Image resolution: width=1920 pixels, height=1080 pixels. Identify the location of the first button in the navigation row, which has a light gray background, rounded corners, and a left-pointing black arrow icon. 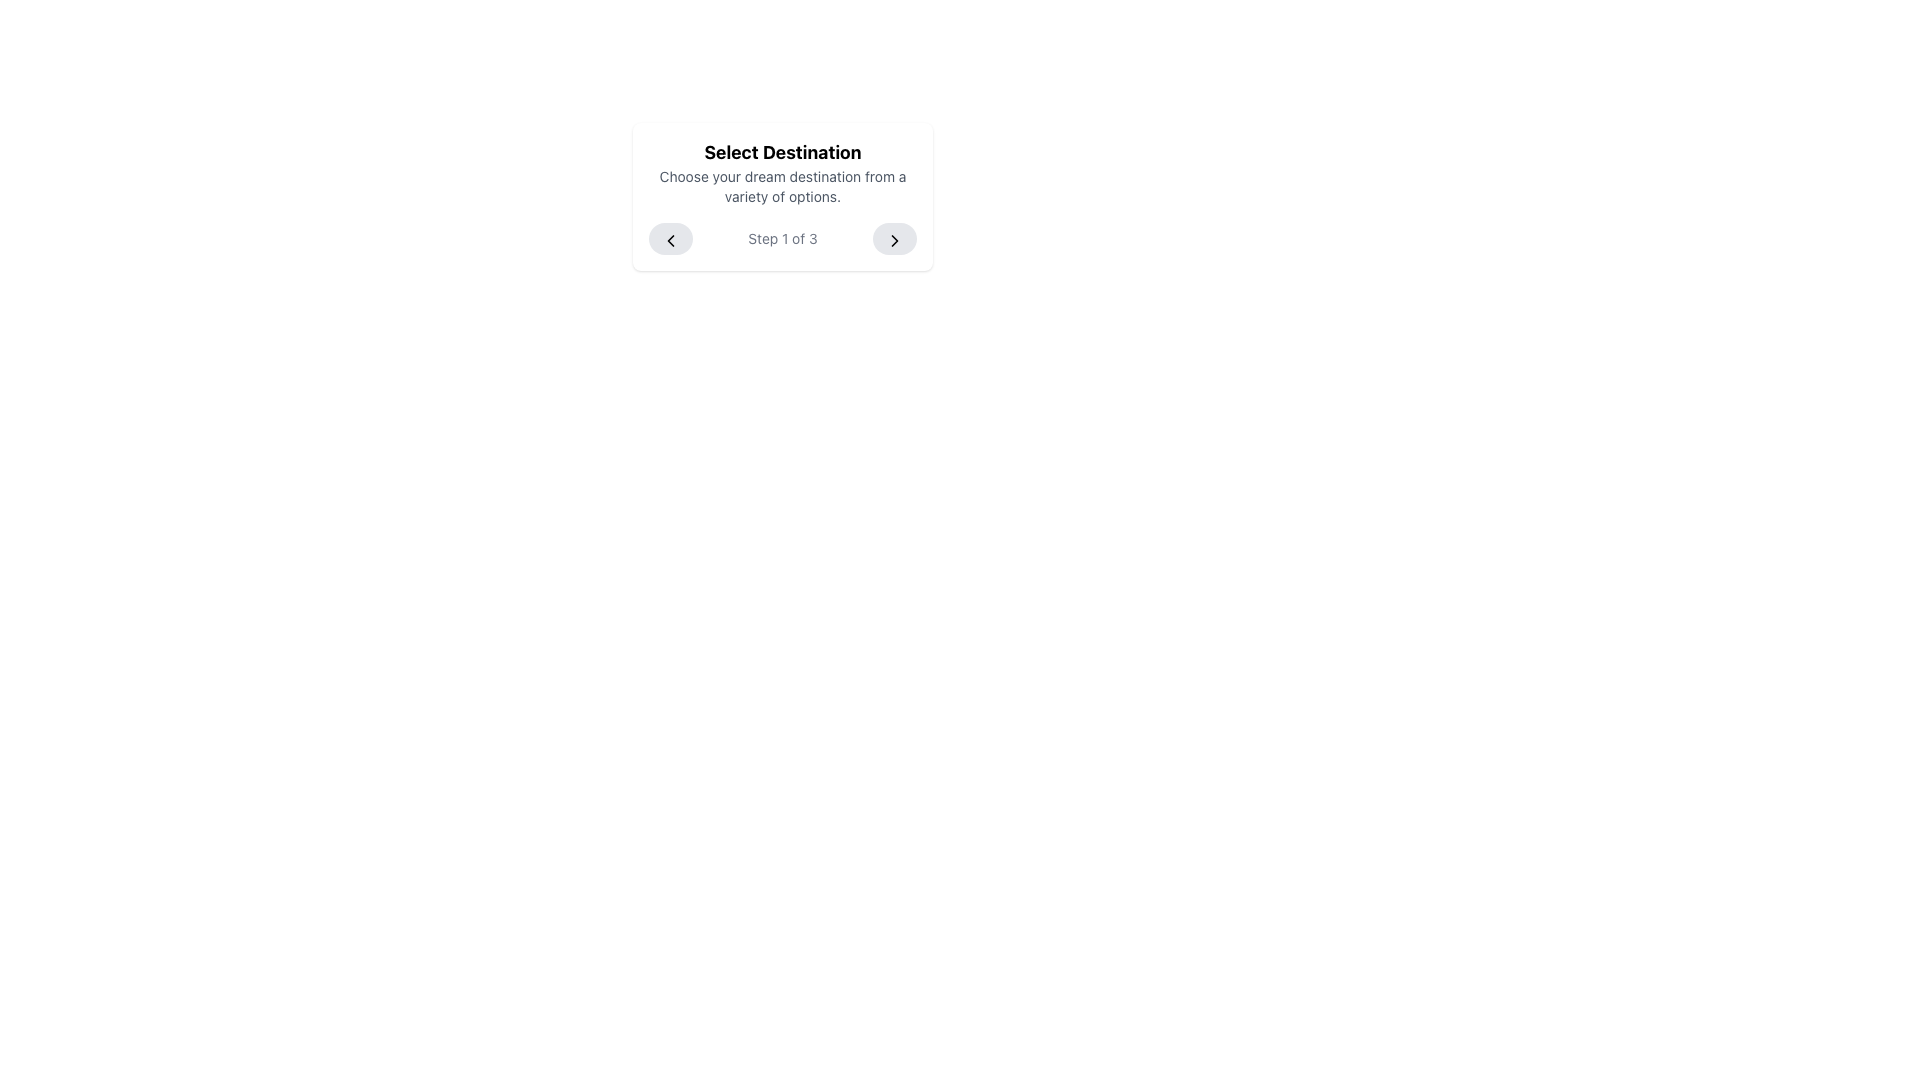
(671, 238).